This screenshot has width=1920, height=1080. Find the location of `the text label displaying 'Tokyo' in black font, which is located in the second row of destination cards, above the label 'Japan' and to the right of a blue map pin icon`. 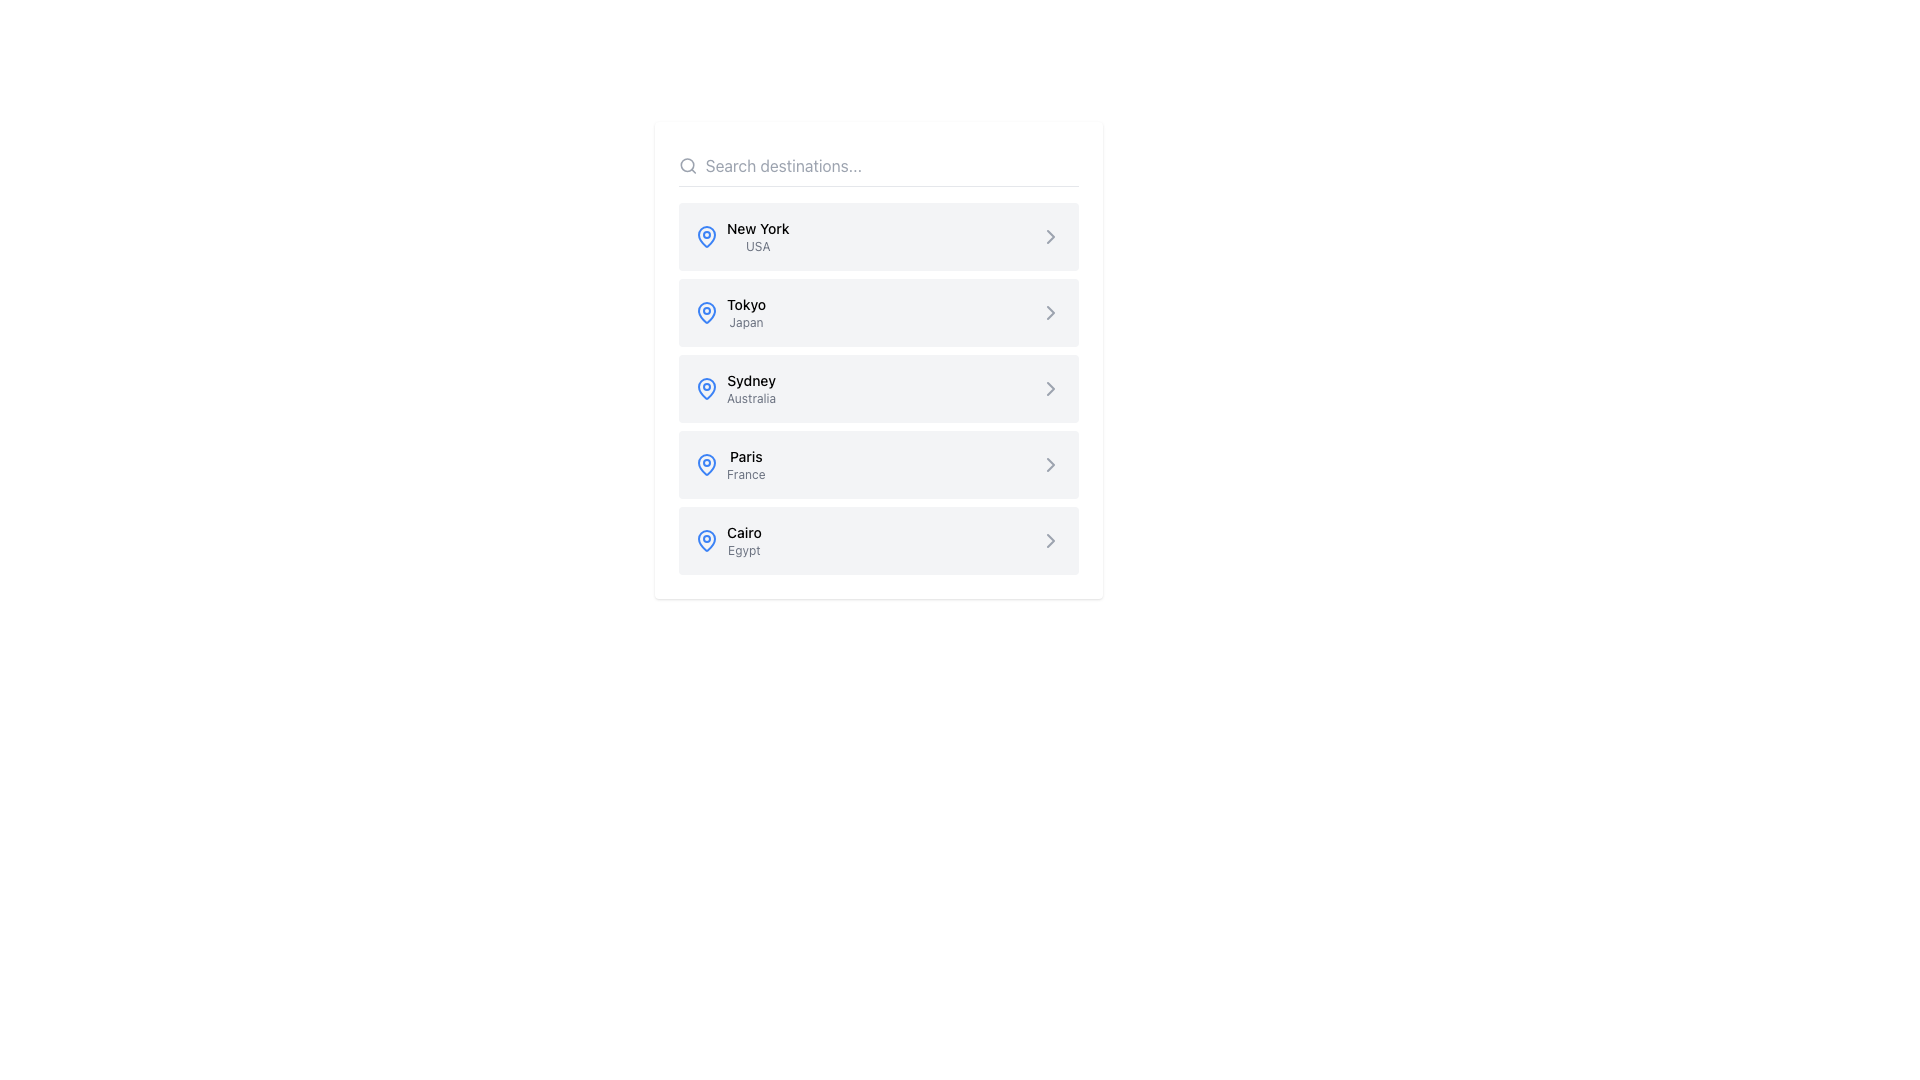

the text label displaying 'Tokyo' in black font, which is located in the second row of destination cards, above the label 'Japan' and to the right of a blue map pin icon is located at coordinates (745, 304).